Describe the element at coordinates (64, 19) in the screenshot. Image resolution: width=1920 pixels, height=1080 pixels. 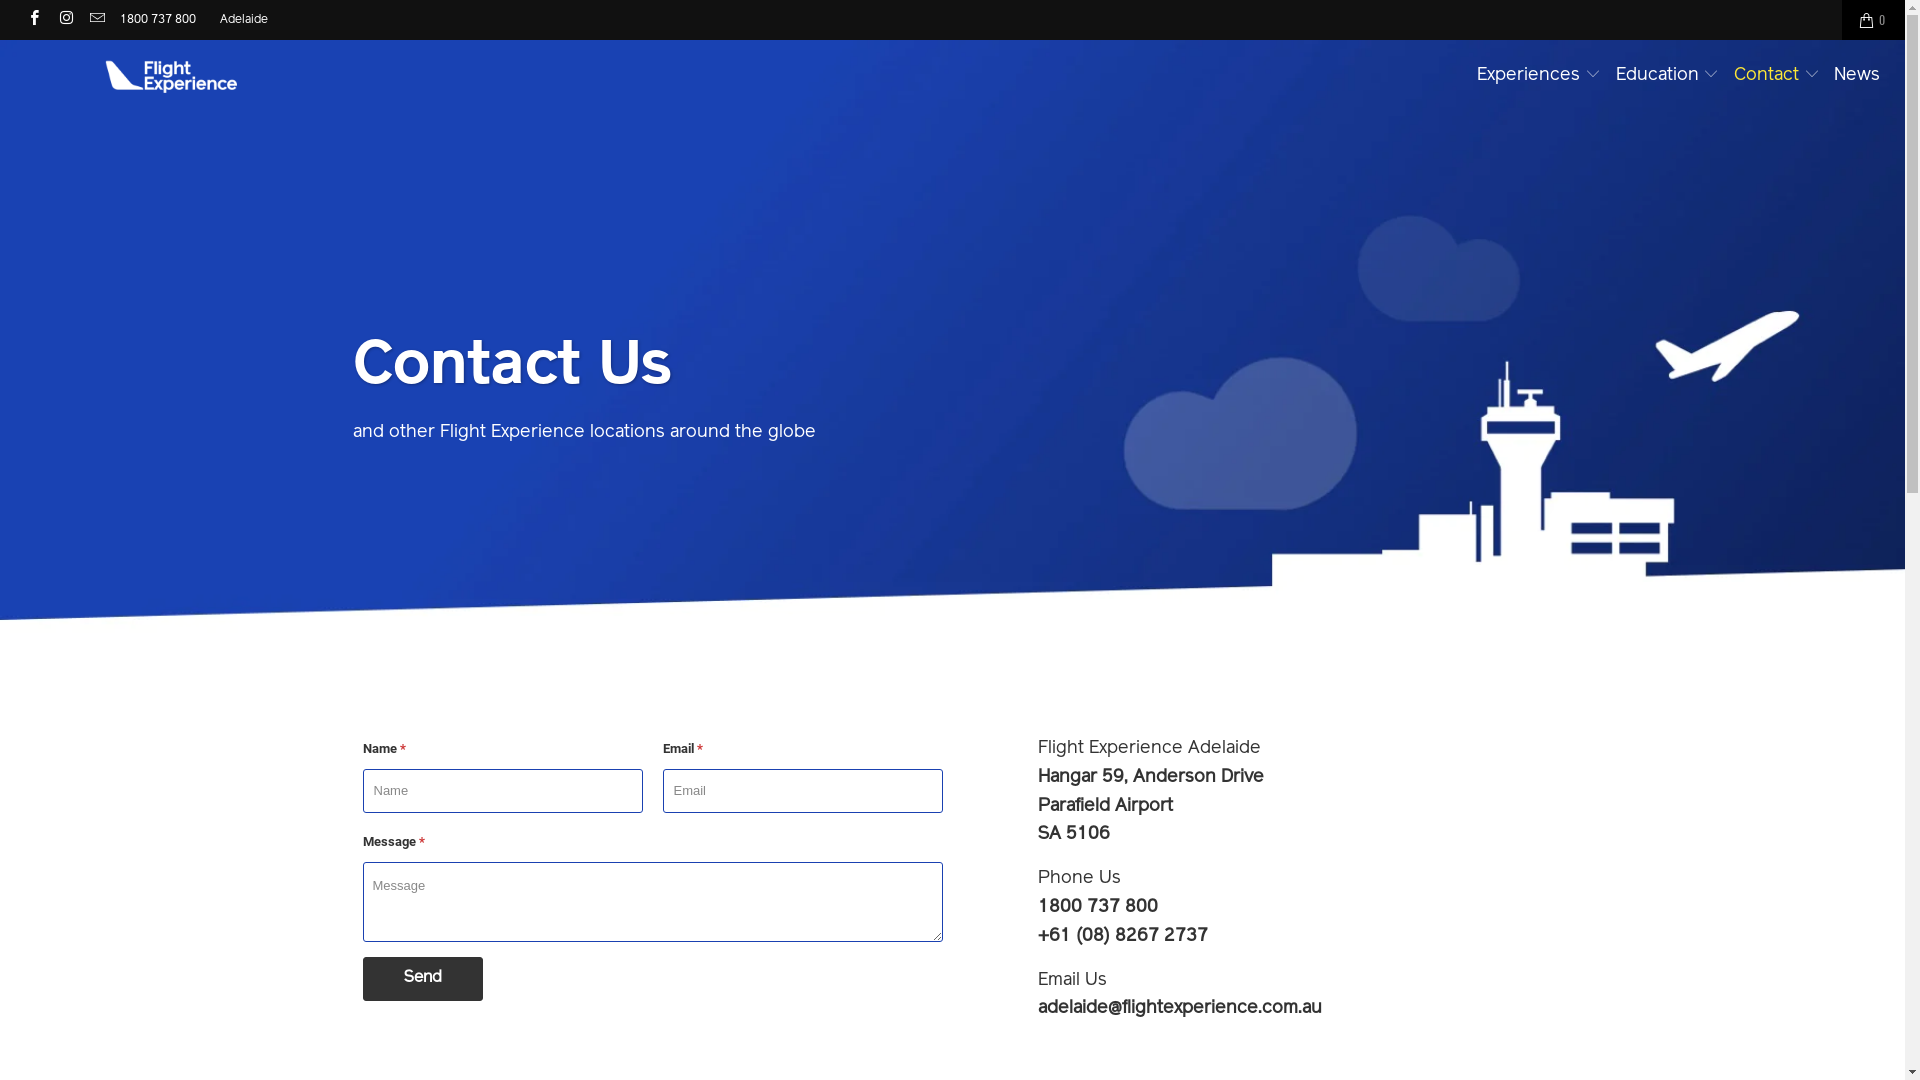
I see `'Flight Experience Adelaide on Instagram'` at that location.